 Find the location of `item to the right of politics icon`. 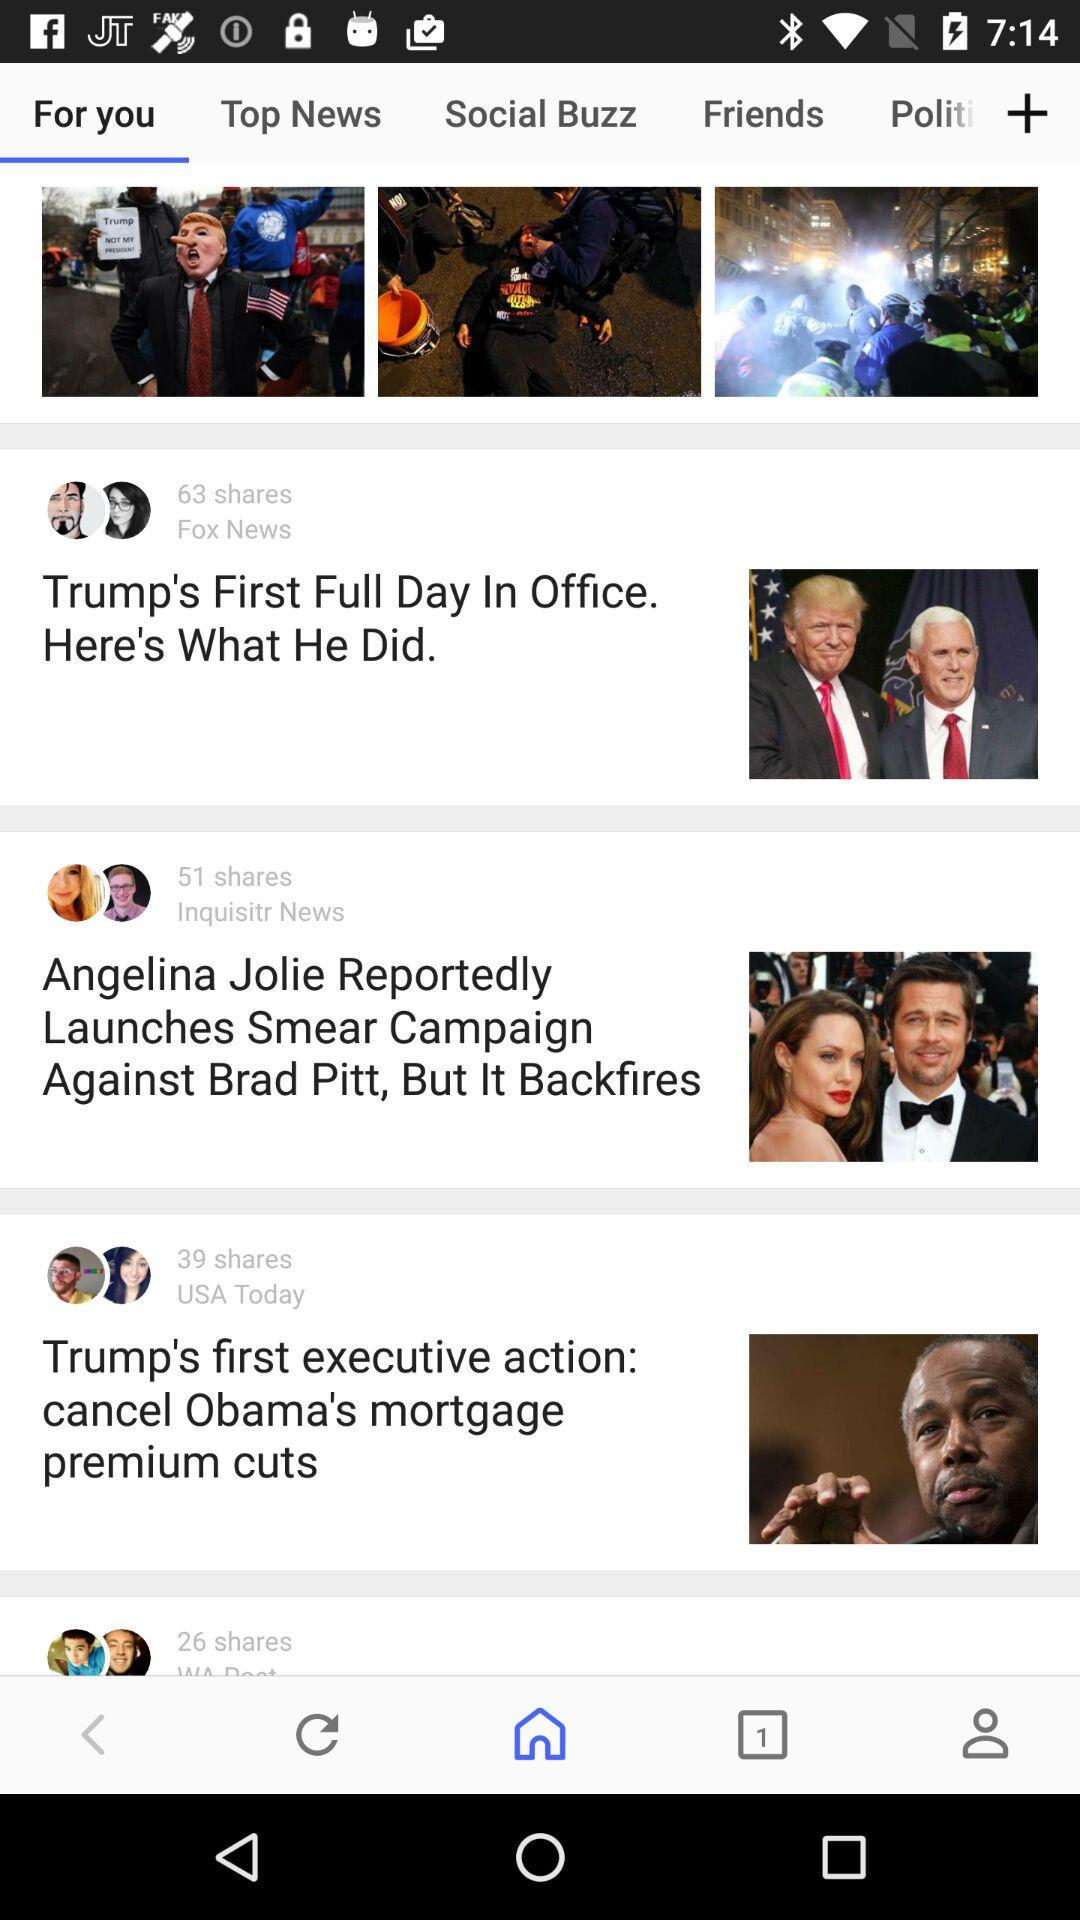

item to the right of politics icon is located at coordinates (1027, 111).